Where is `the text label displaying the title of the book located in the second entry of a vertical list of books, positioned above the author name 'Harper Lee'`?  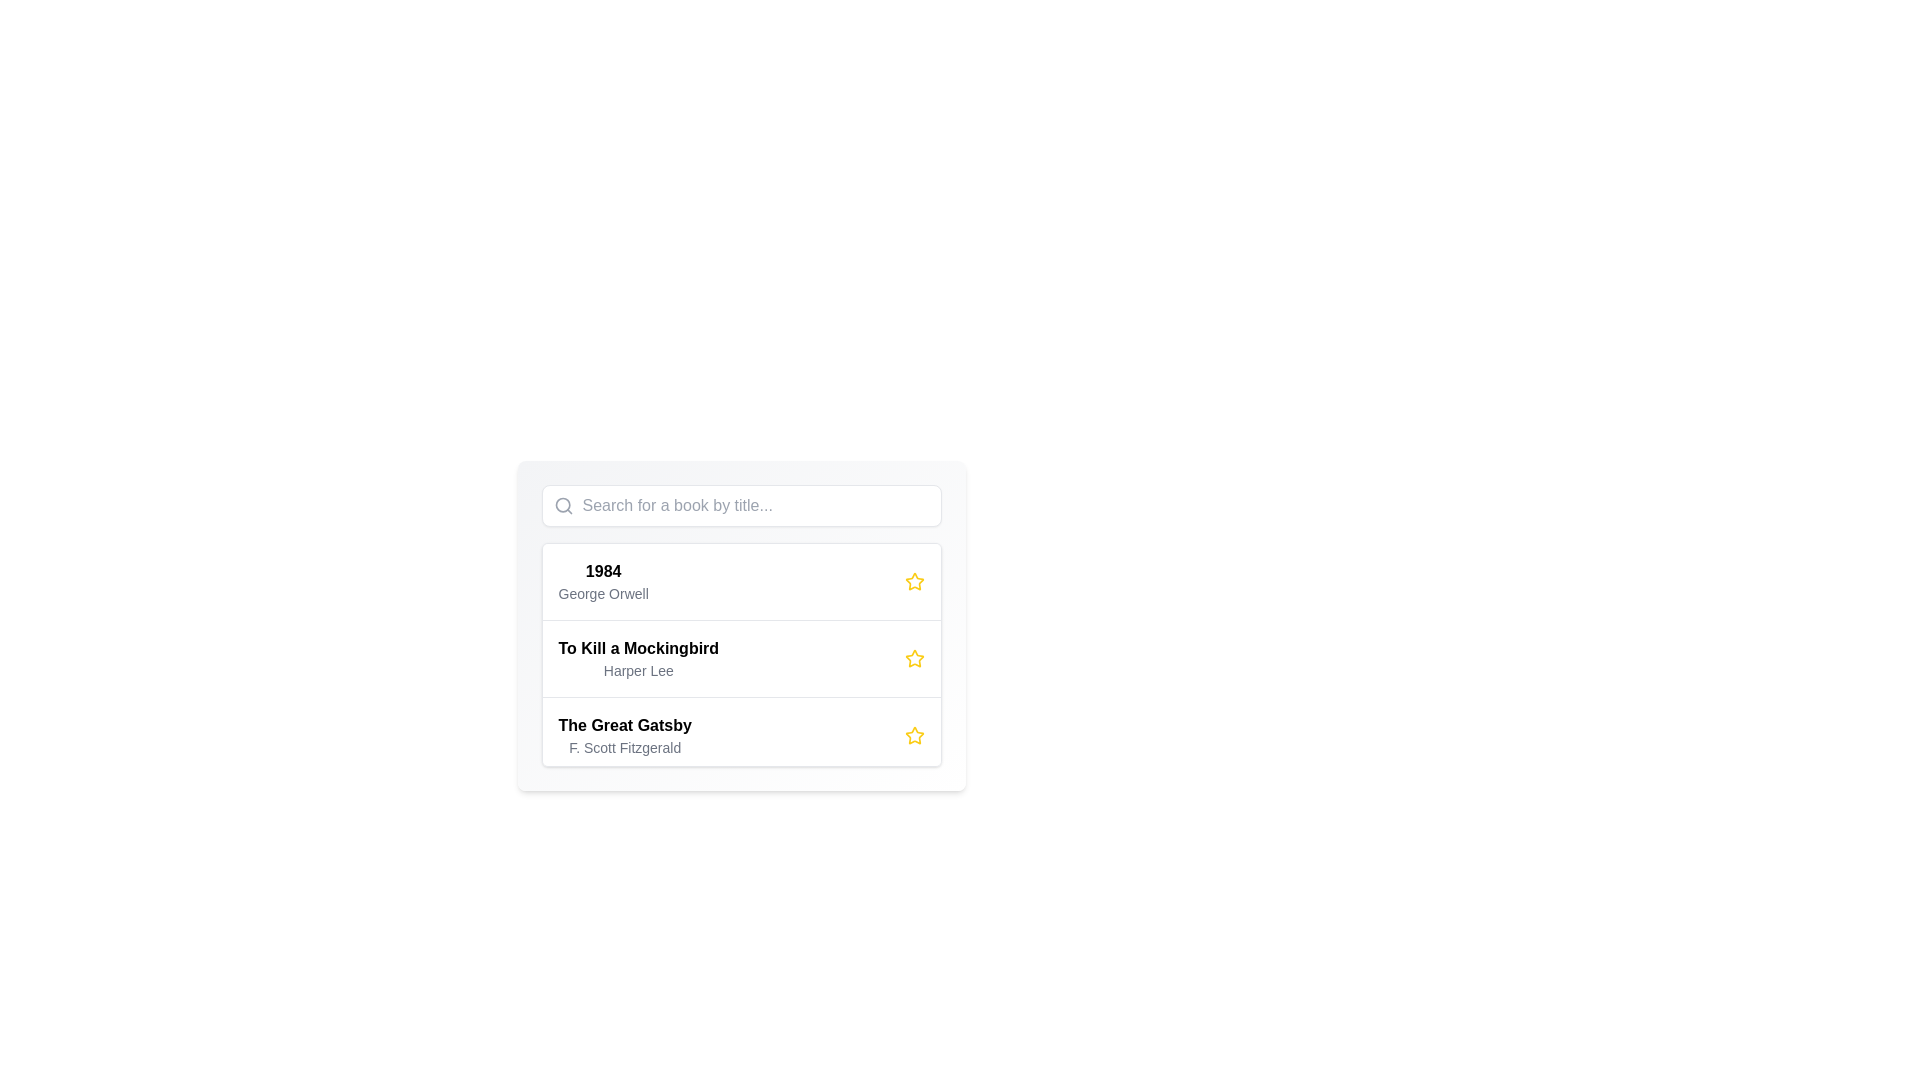
the text label displaying the title of the book located in the second entry of a vertical list of books, positioned above the author name 'Harper Lee' is located at coordinates (637, 648).